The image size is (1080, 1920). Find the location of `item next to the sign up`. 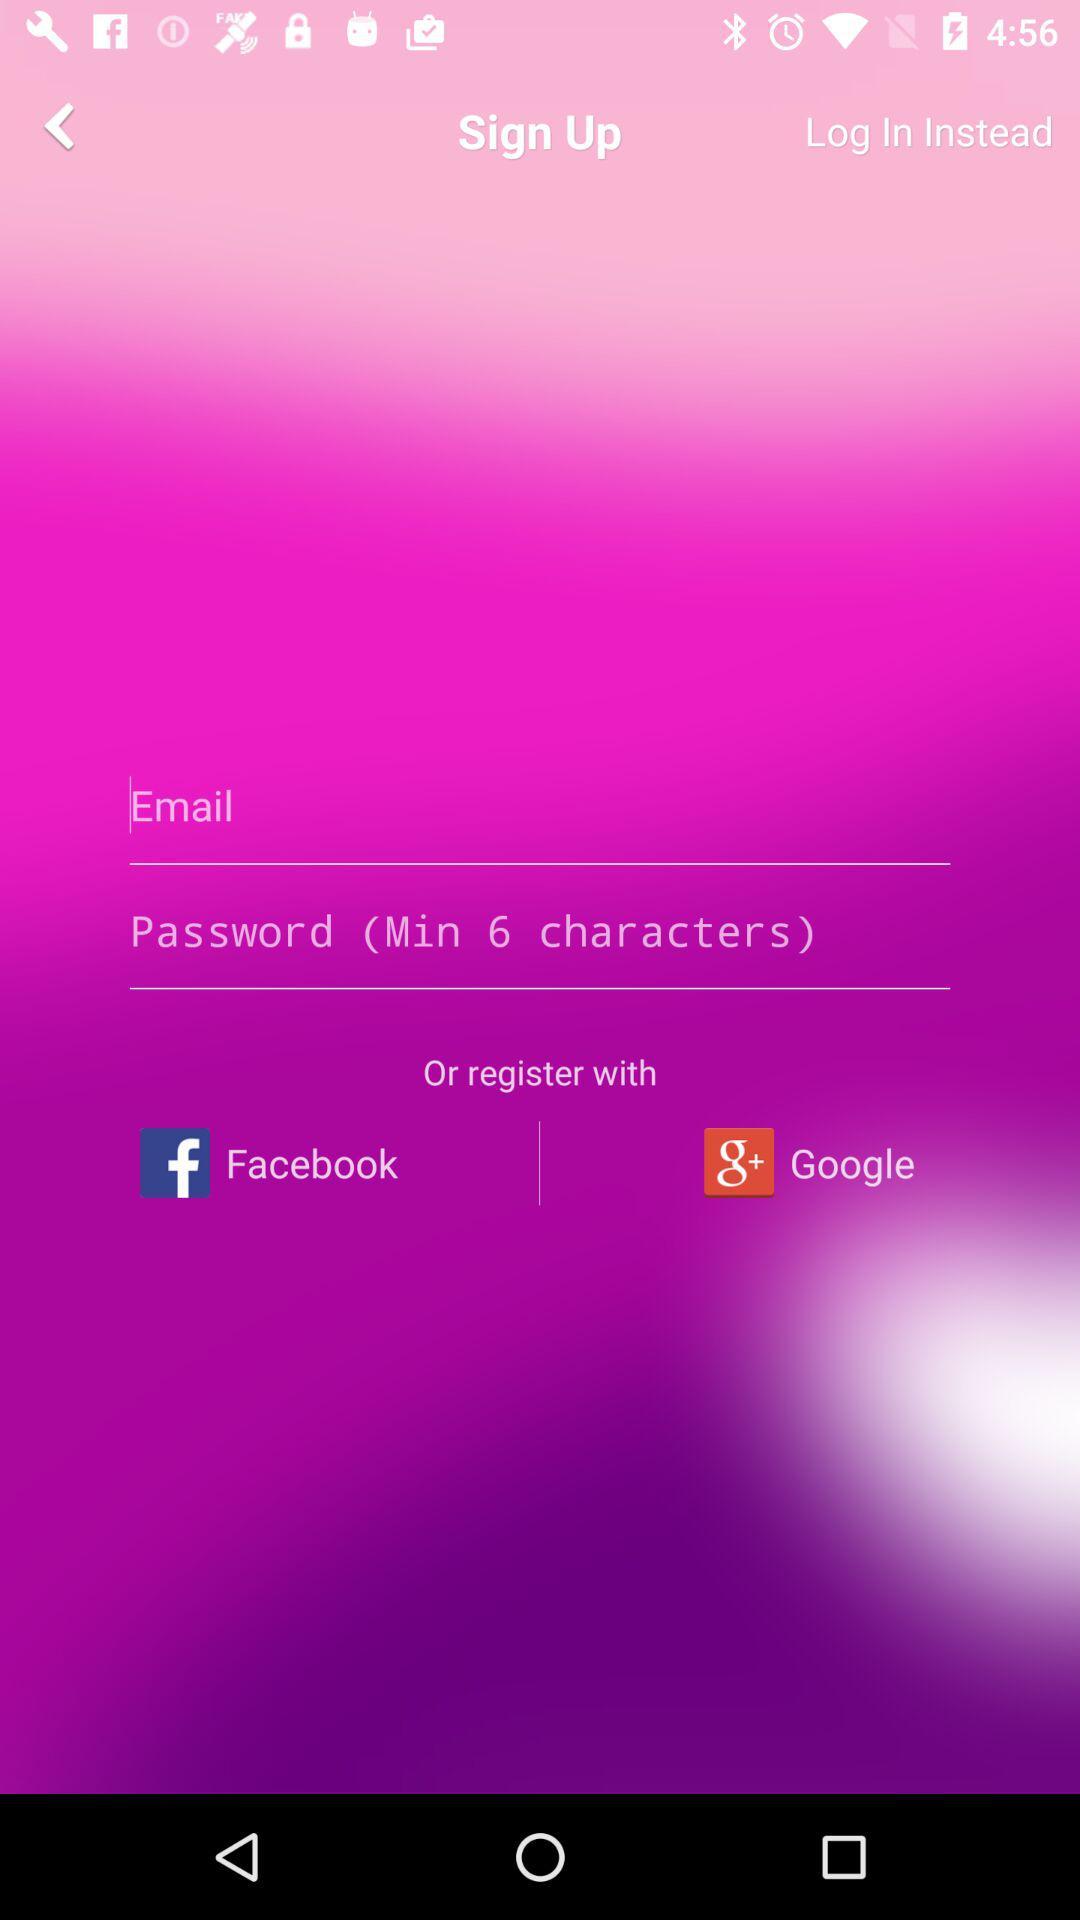

item next to the sign up is located at coordinates (61, 124).